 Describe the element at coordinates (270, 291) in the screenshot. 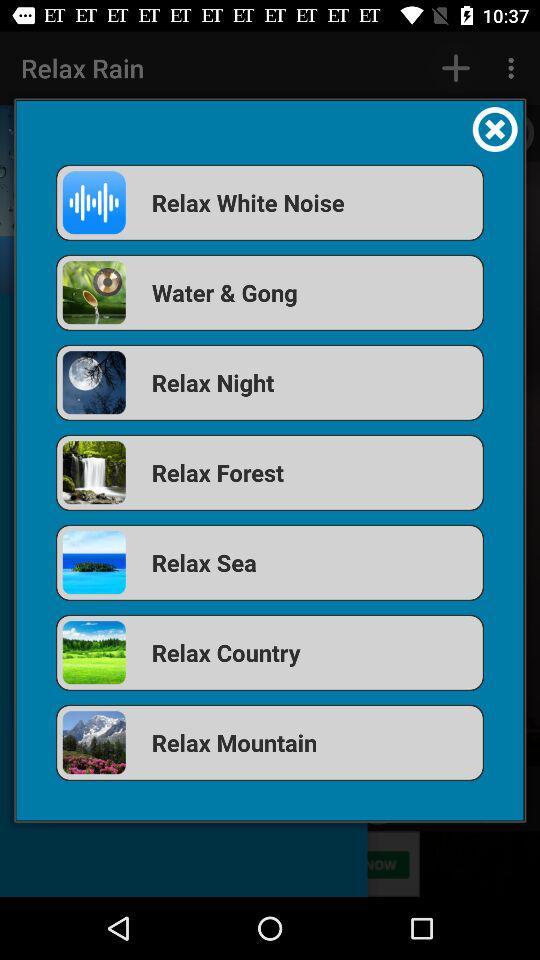

I see `the item above relax night item` at that location.